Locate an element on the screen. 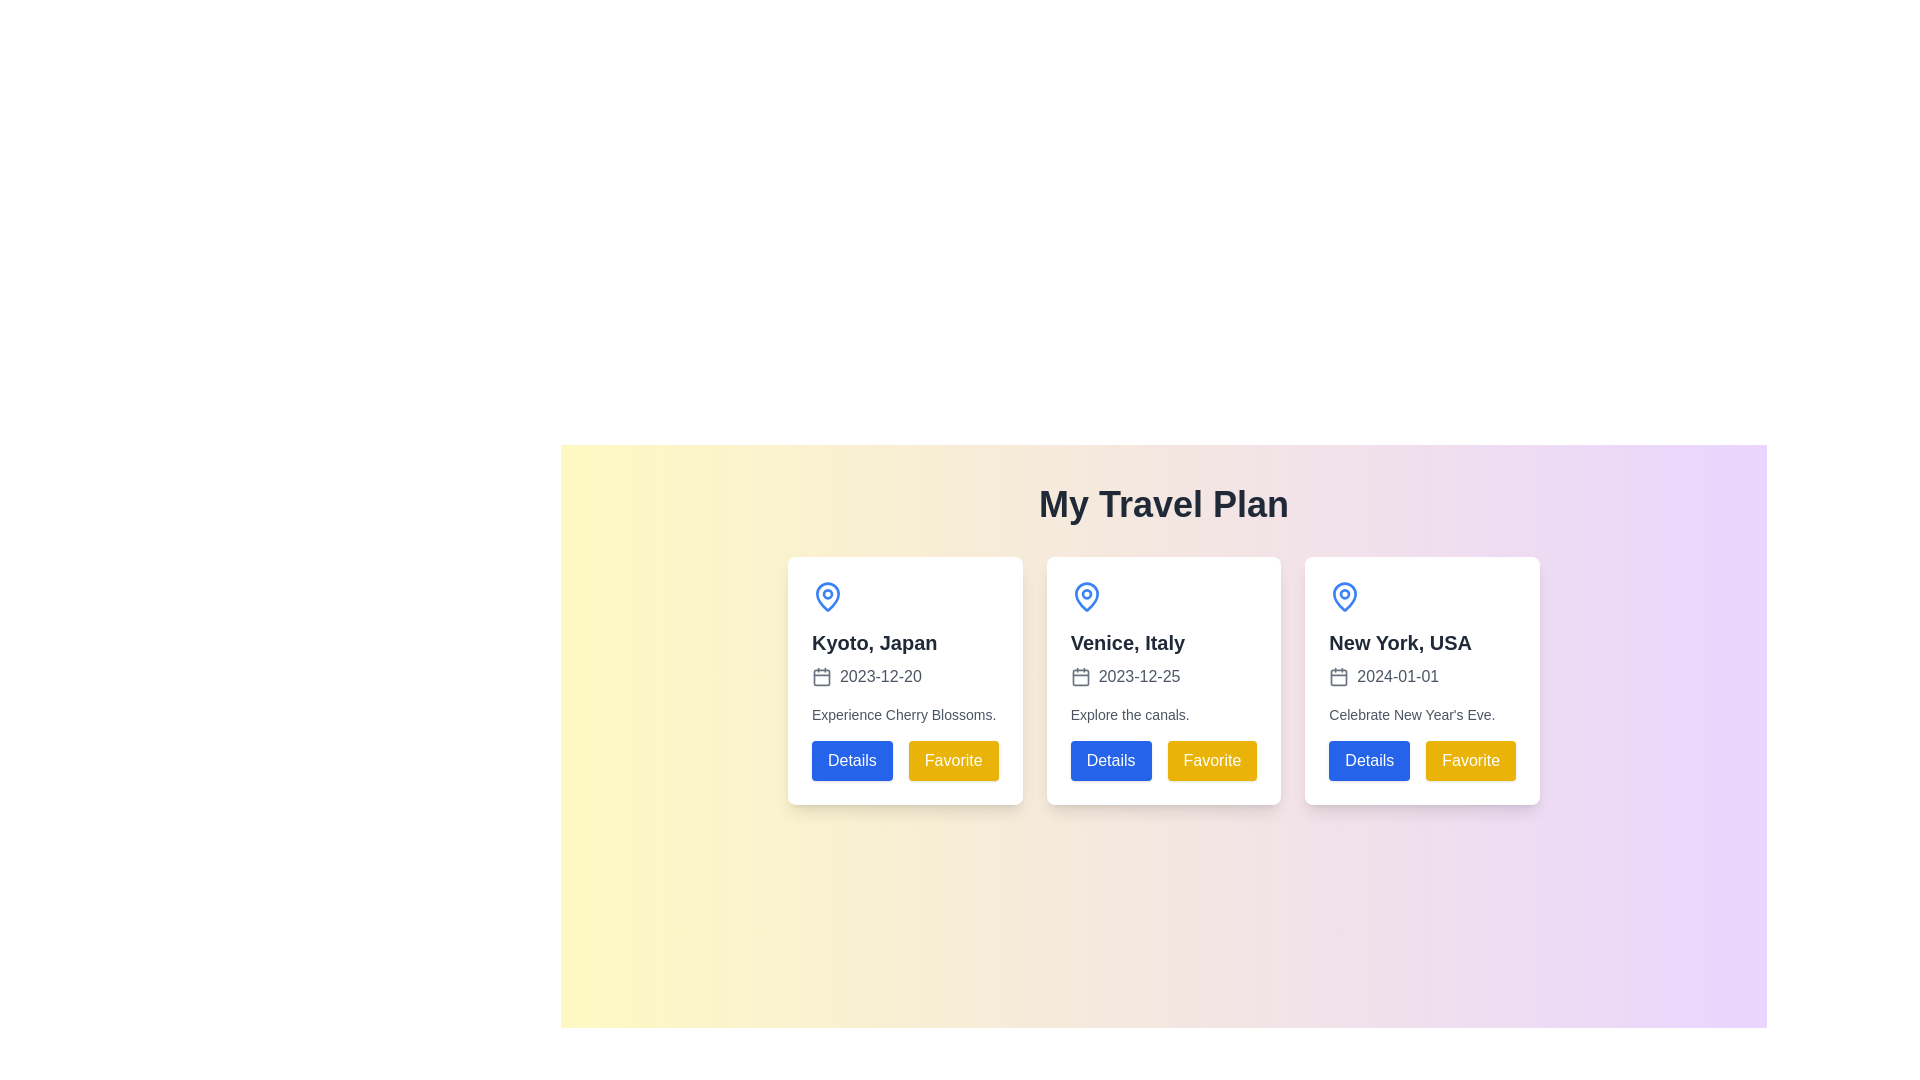 The height and width of the screenshot is (1080, 1920). the 'Favorite' button with a yellow background and white text located at the bottom-right corner of the middle card in 'My Travel Plan' is located at coordinates (1211, 760).